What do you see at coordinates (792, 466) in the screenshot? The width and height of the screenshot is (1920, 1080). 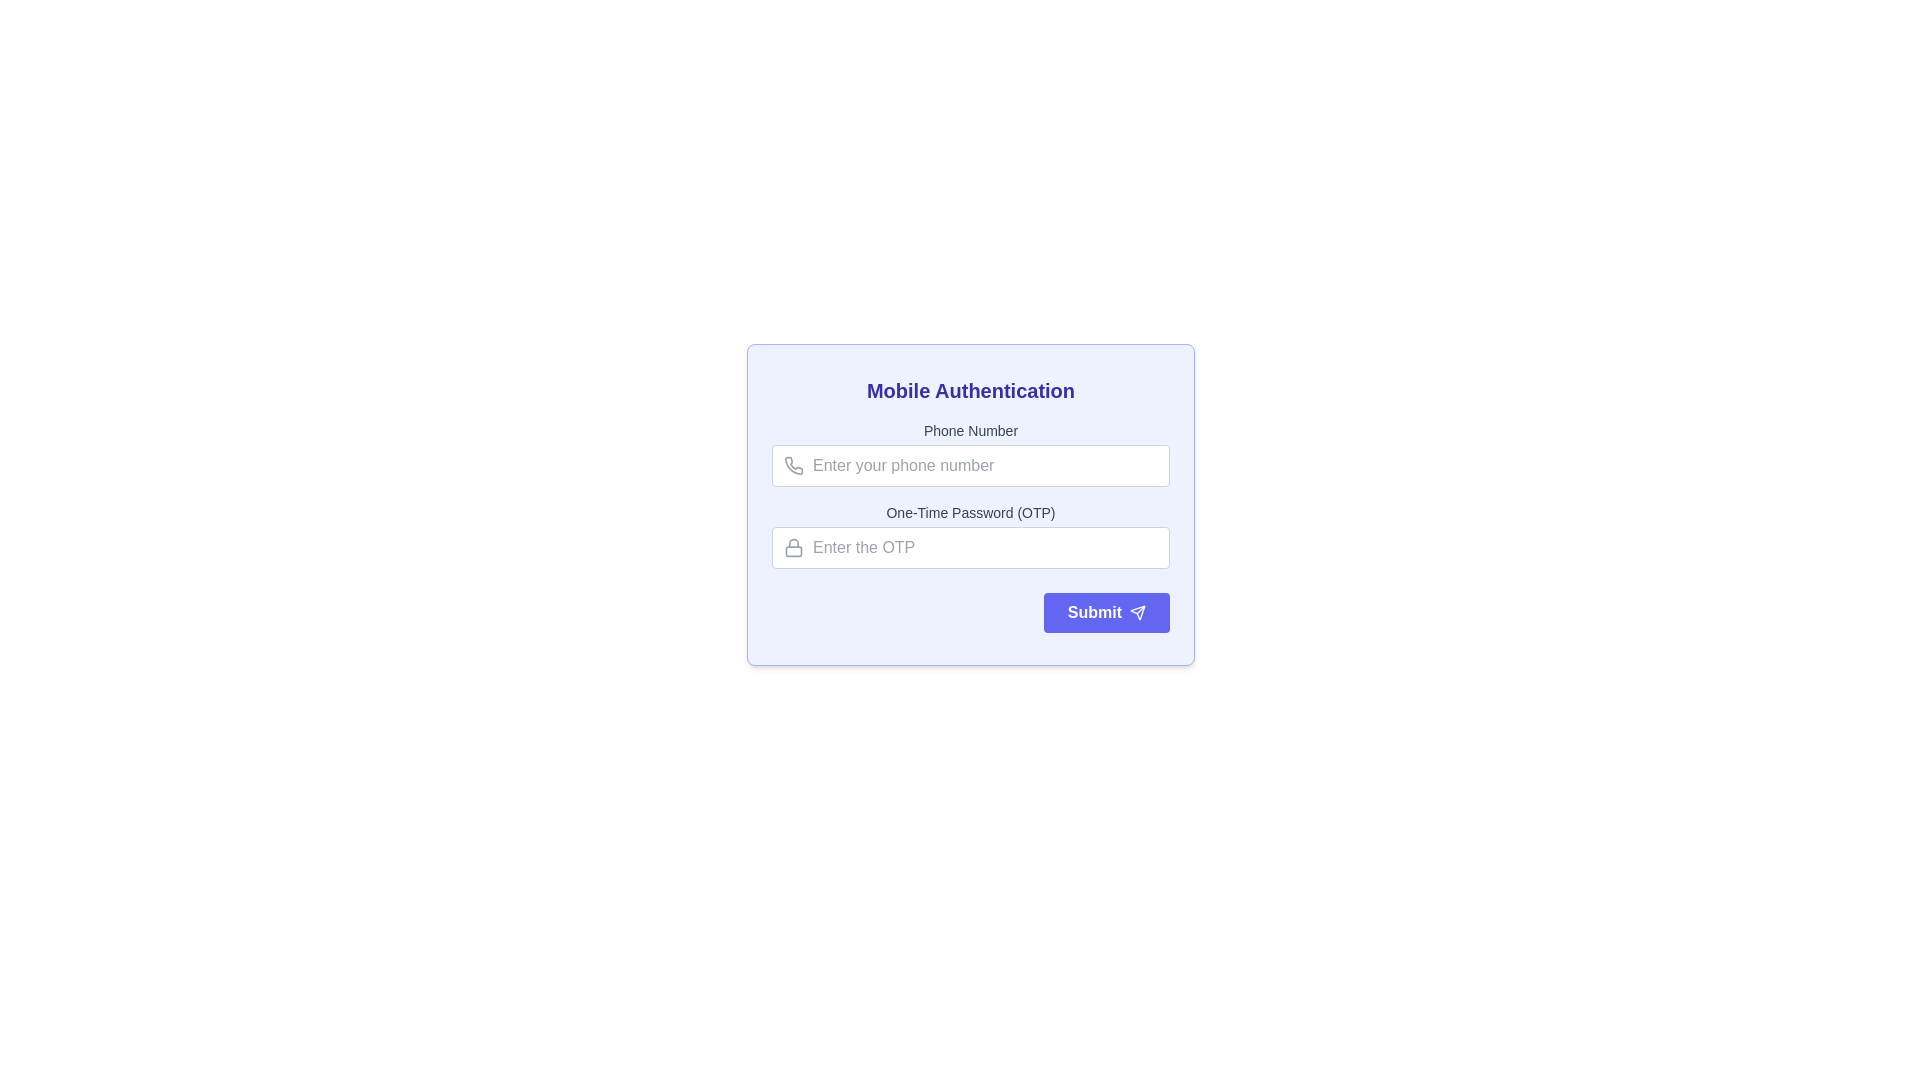 I see `the phone icon located to the left of the phone number input field in the Mobile Authentication form` at bounding box center [792, 466].